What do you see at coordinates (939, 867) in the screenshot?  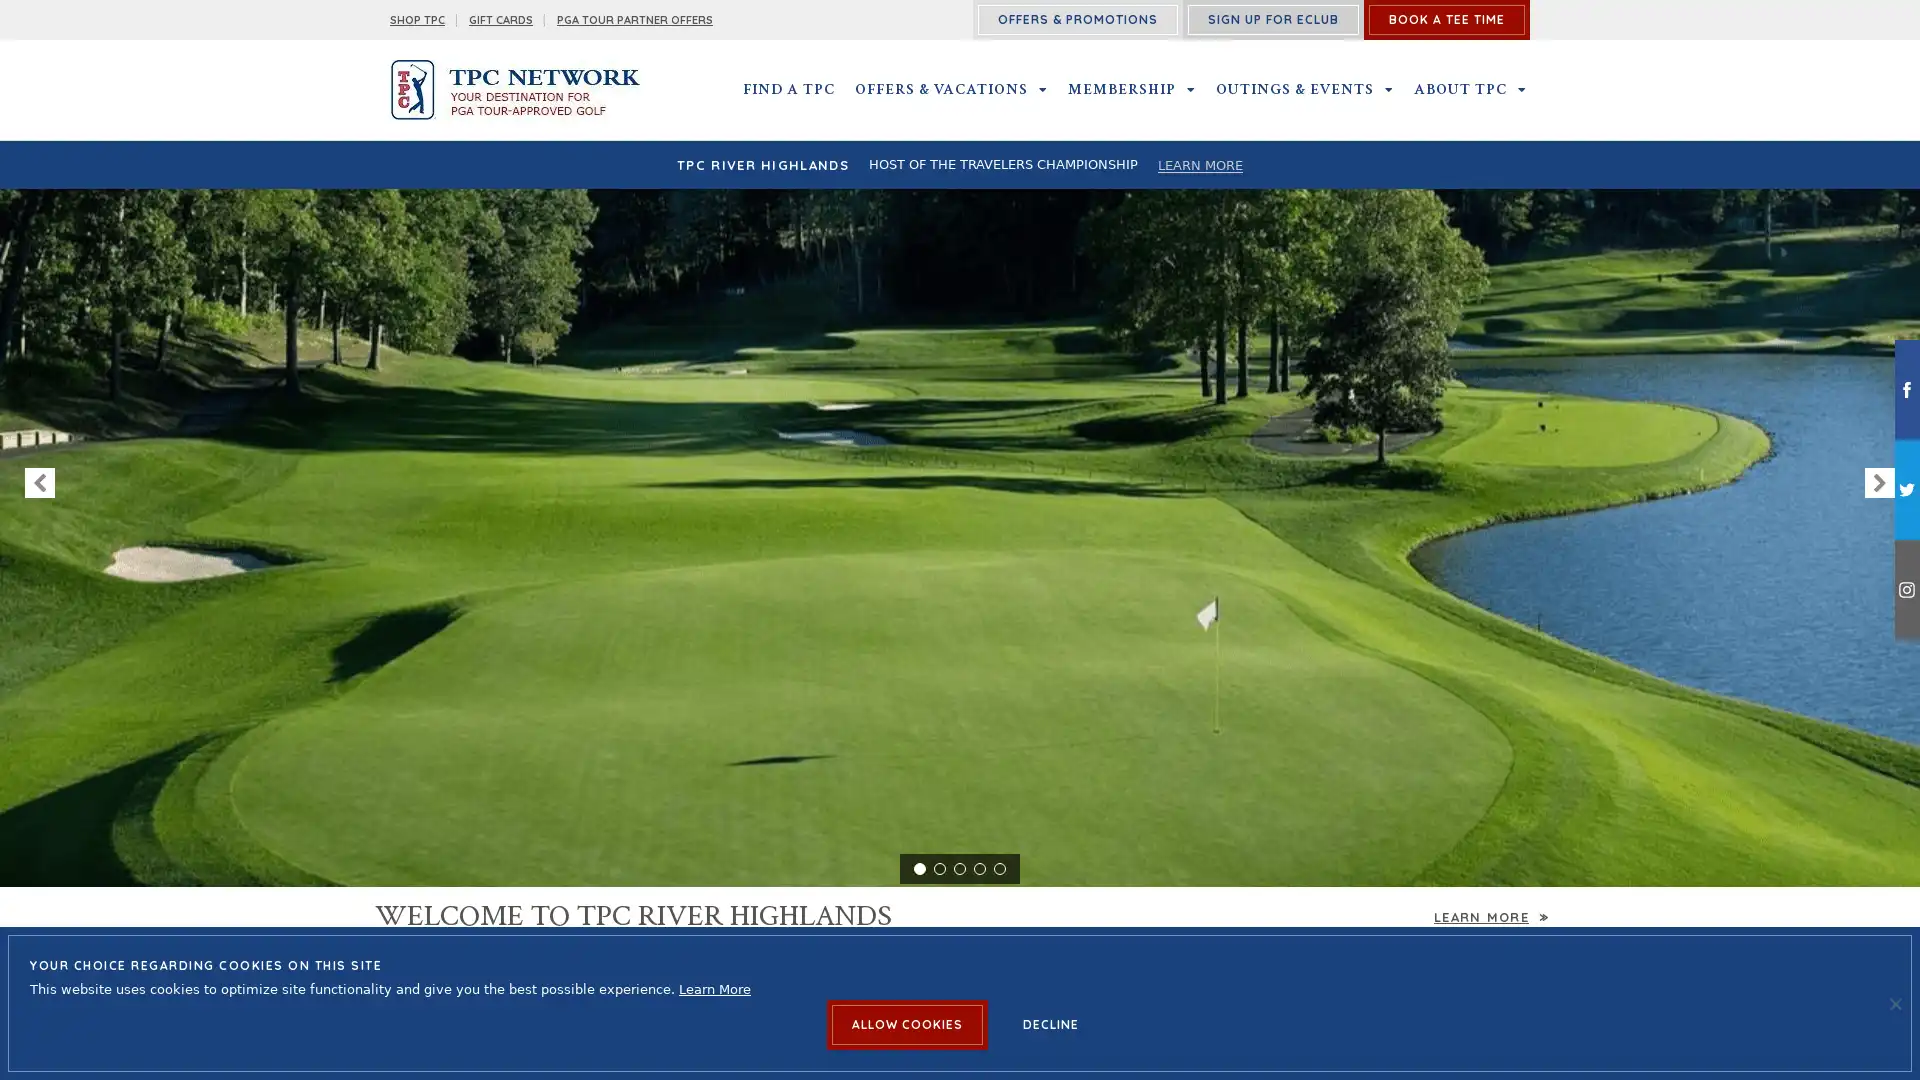 I see `2 of 5` at bounding box center [939, 867].